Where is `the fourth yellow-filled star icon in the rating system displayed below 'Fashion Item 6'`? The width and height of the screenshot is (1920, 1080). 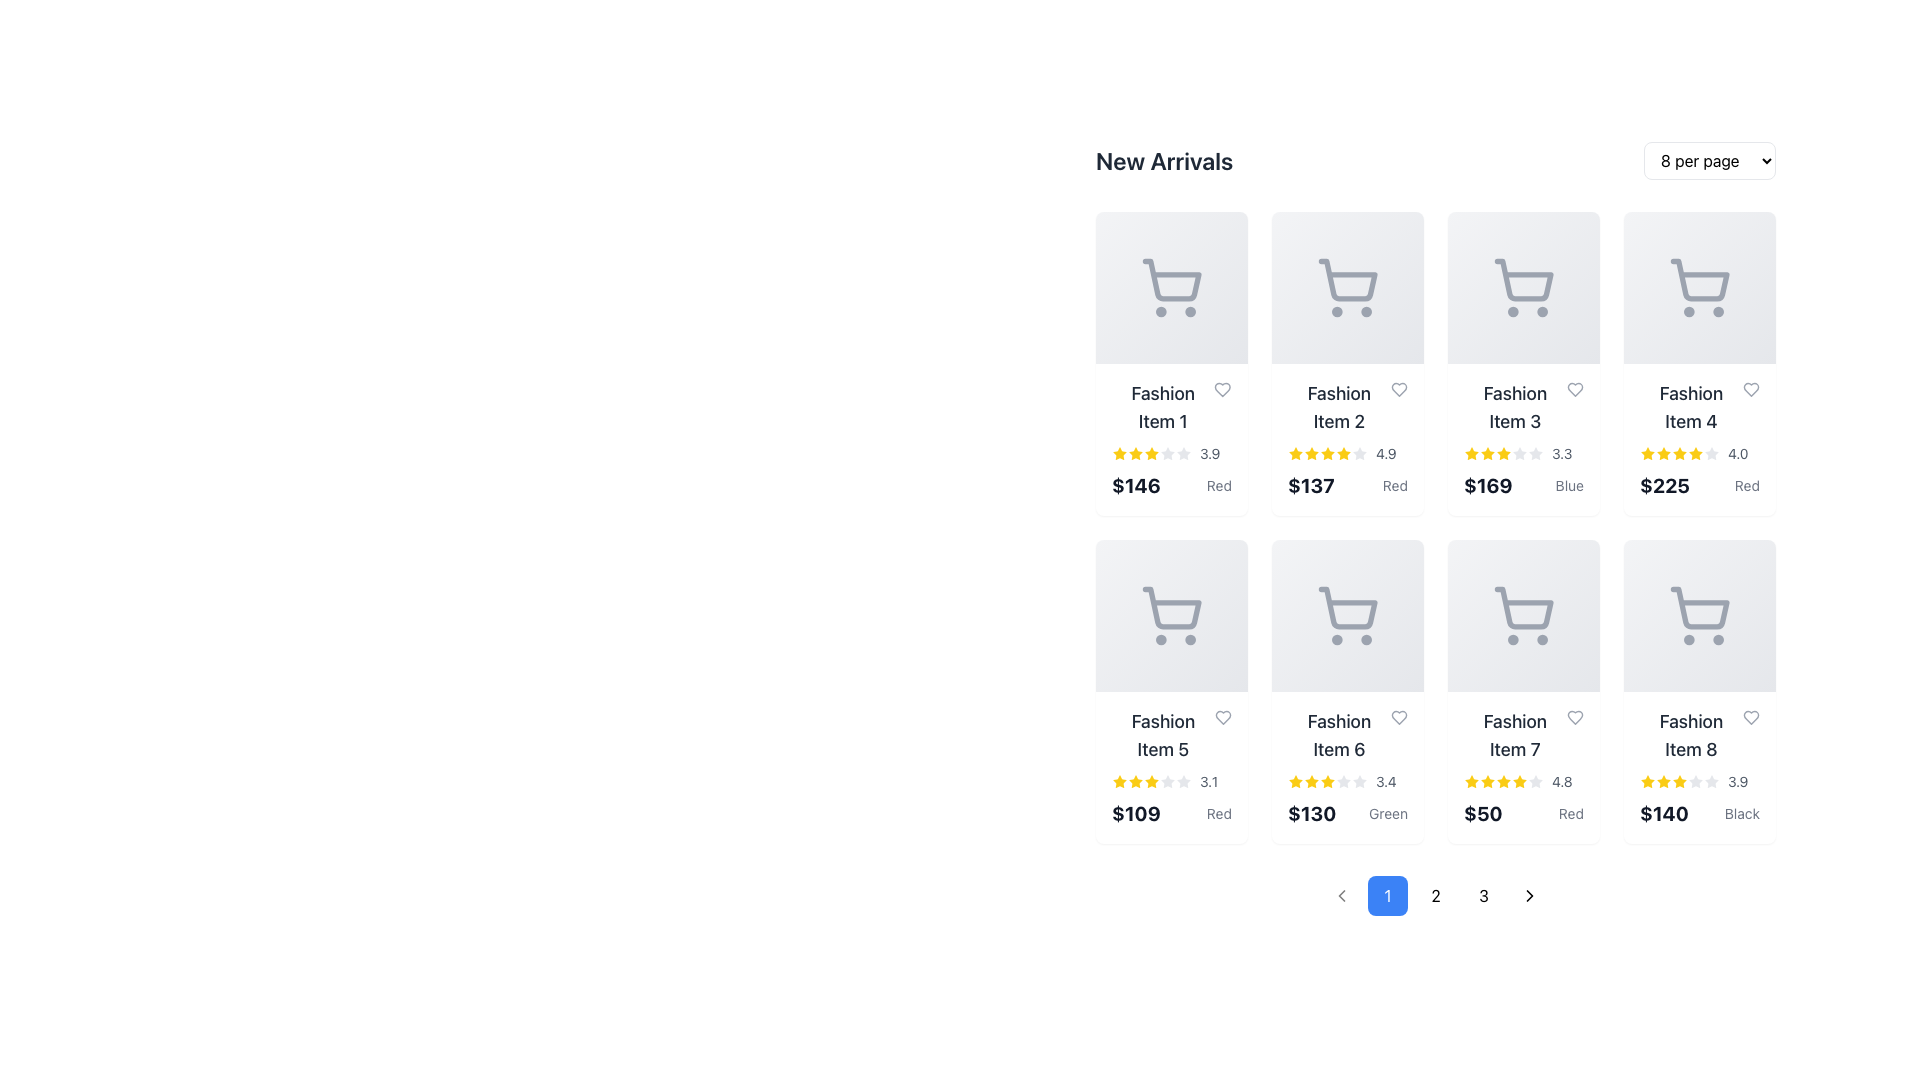 the fourth yellow-filled star icon in the rating system displayed below 'Fashion Item 6' is located at coordinates (1328, 781).